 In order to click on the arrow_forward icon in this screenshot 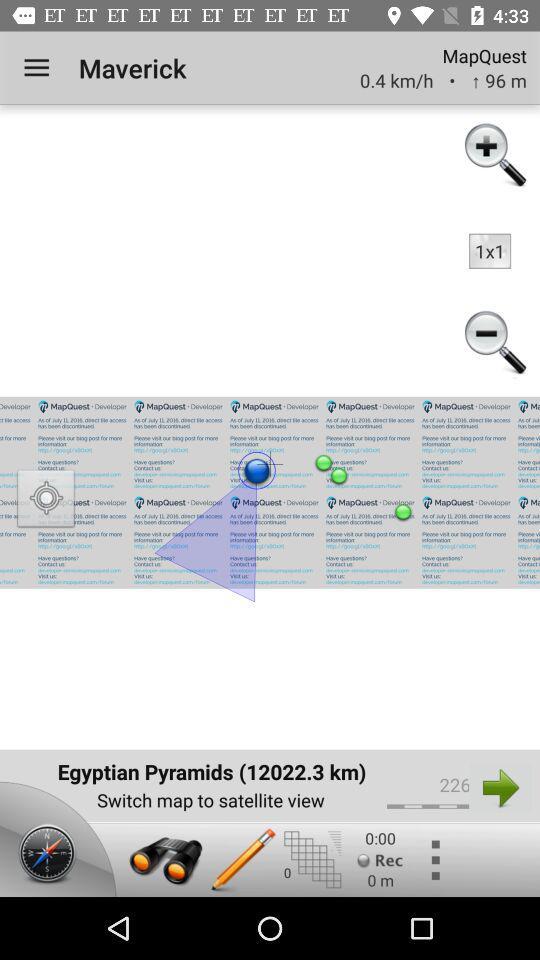, I will do `click(499, 787)`.